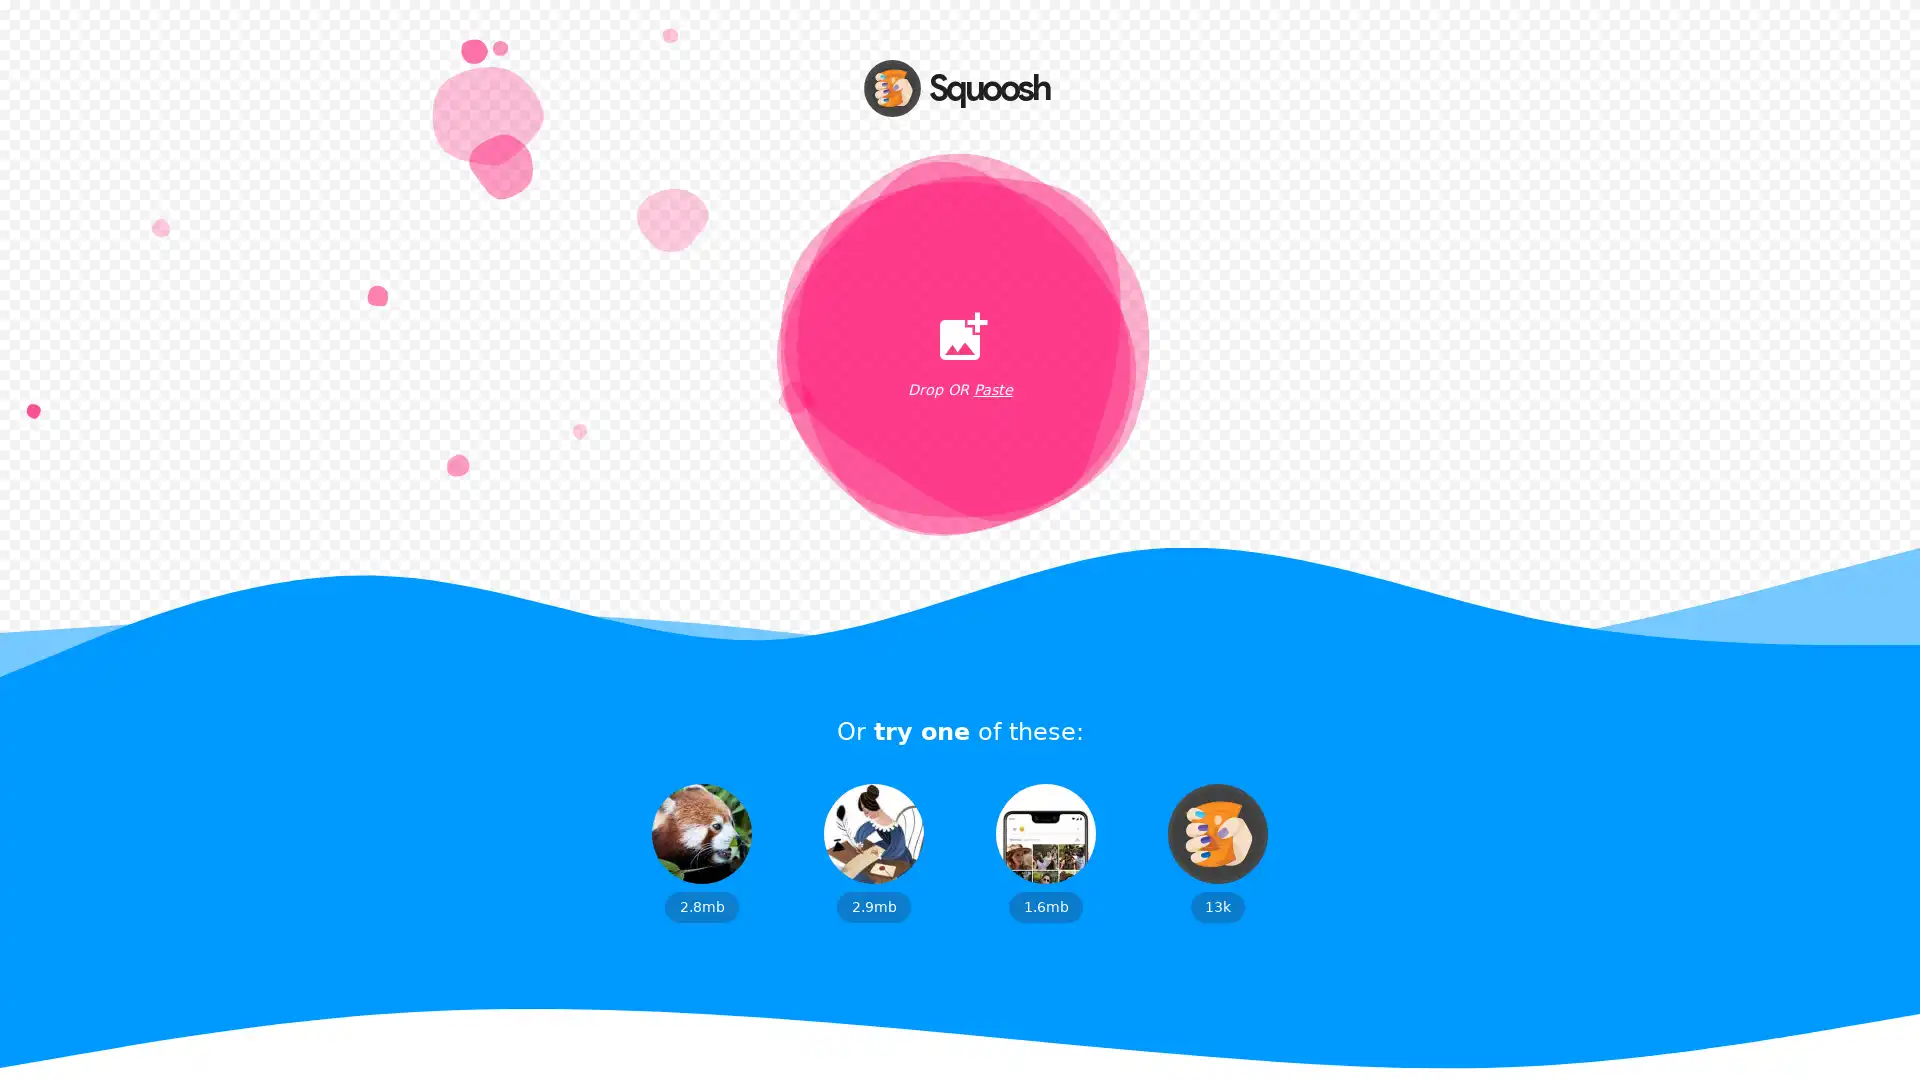 The height and width of the screenshot is (1080, 1920). I want to click on Paste, so click(992, 390).